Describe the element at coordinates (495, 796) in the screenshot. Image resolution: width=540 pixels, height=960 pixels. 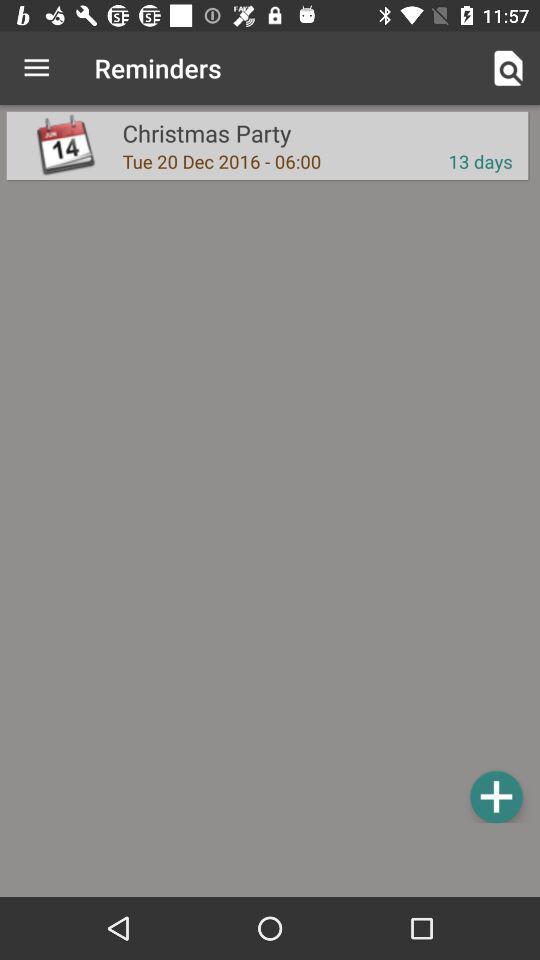
I see `the add icon` at that location.